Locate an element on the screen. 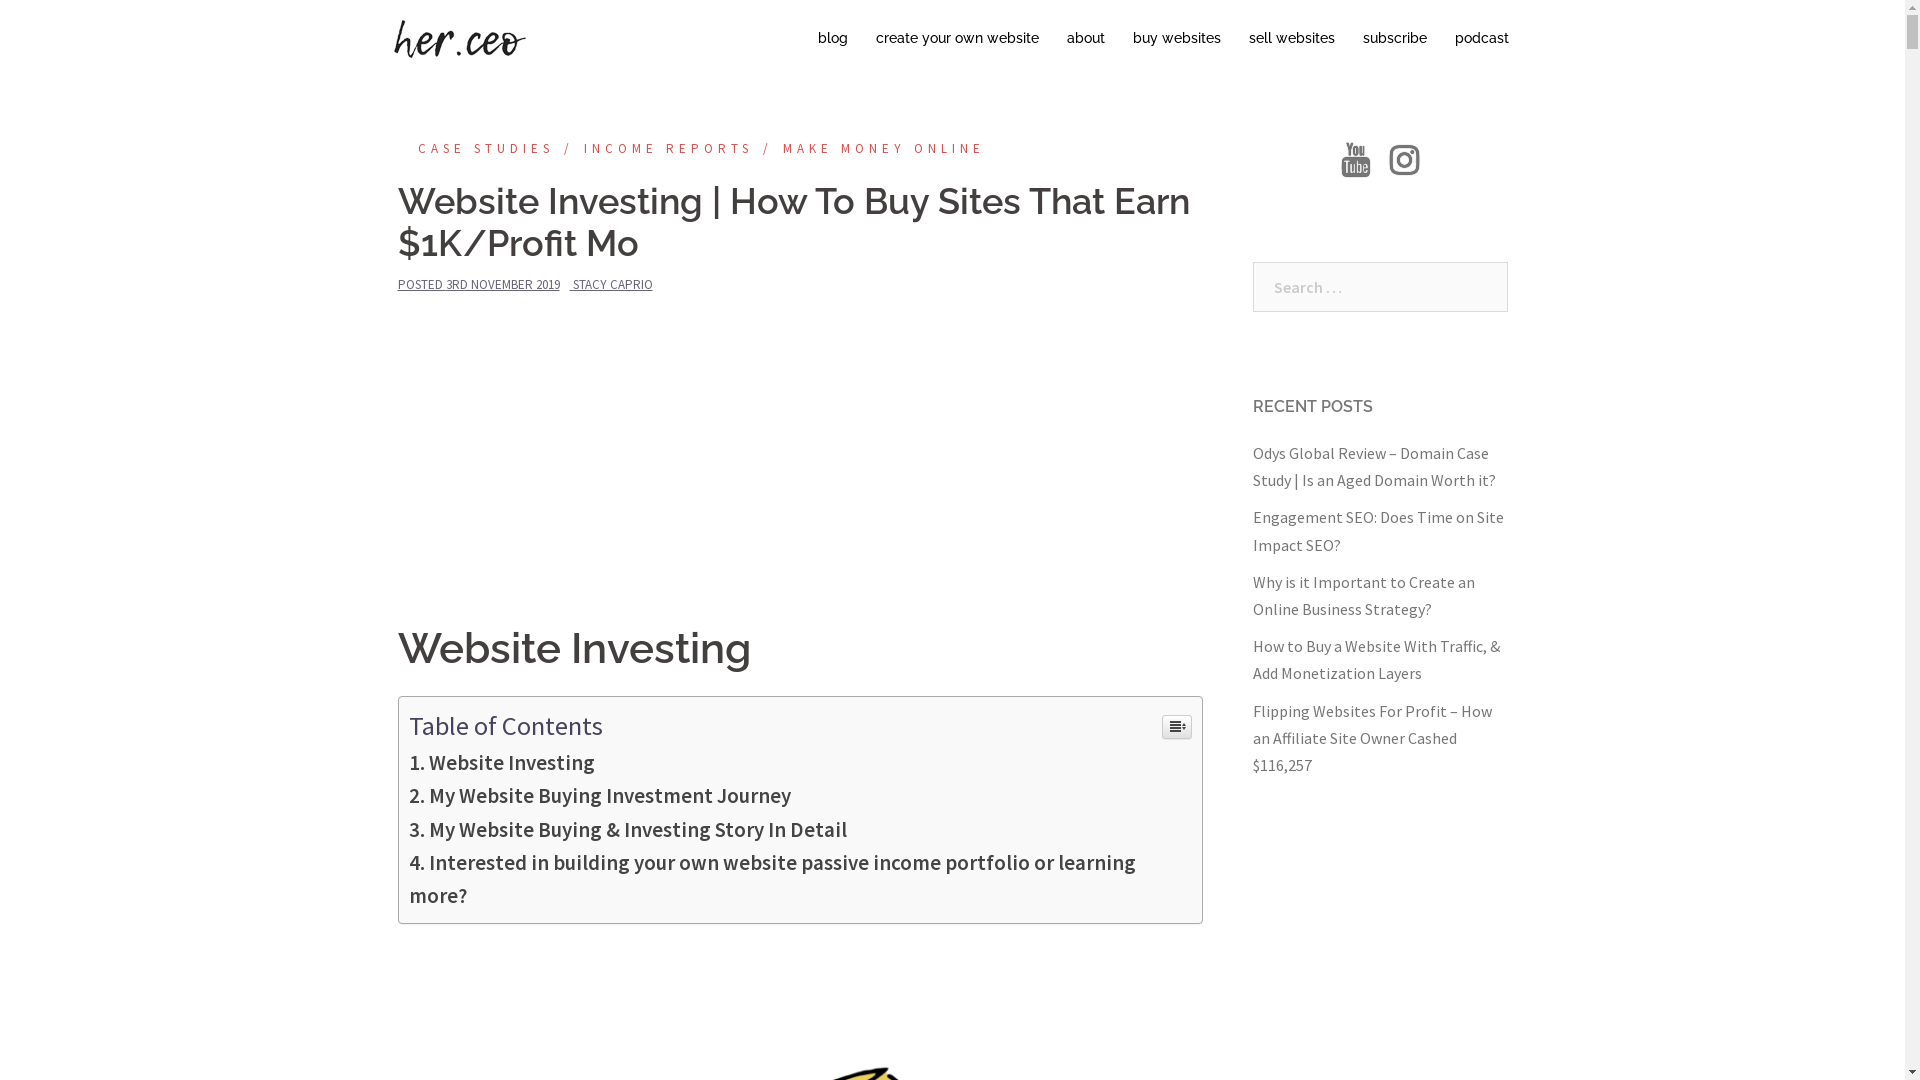 This screenshot has height=1080, width=1920. 'buy websites' is located at coordinates (1176, 38).